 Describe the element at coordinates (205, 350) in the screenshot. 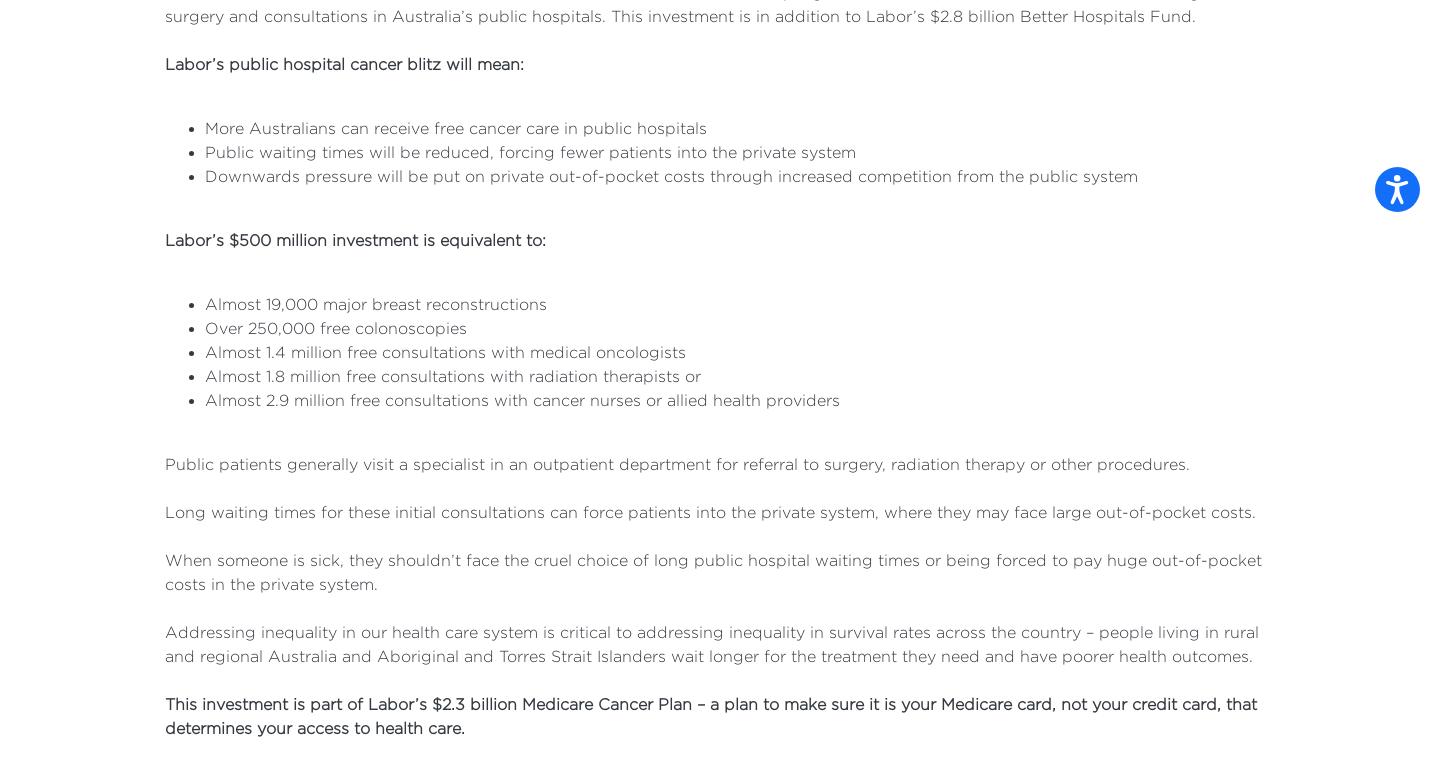

I see `'Almost 1.4 million free consultations with medical oncologists'` at that location.